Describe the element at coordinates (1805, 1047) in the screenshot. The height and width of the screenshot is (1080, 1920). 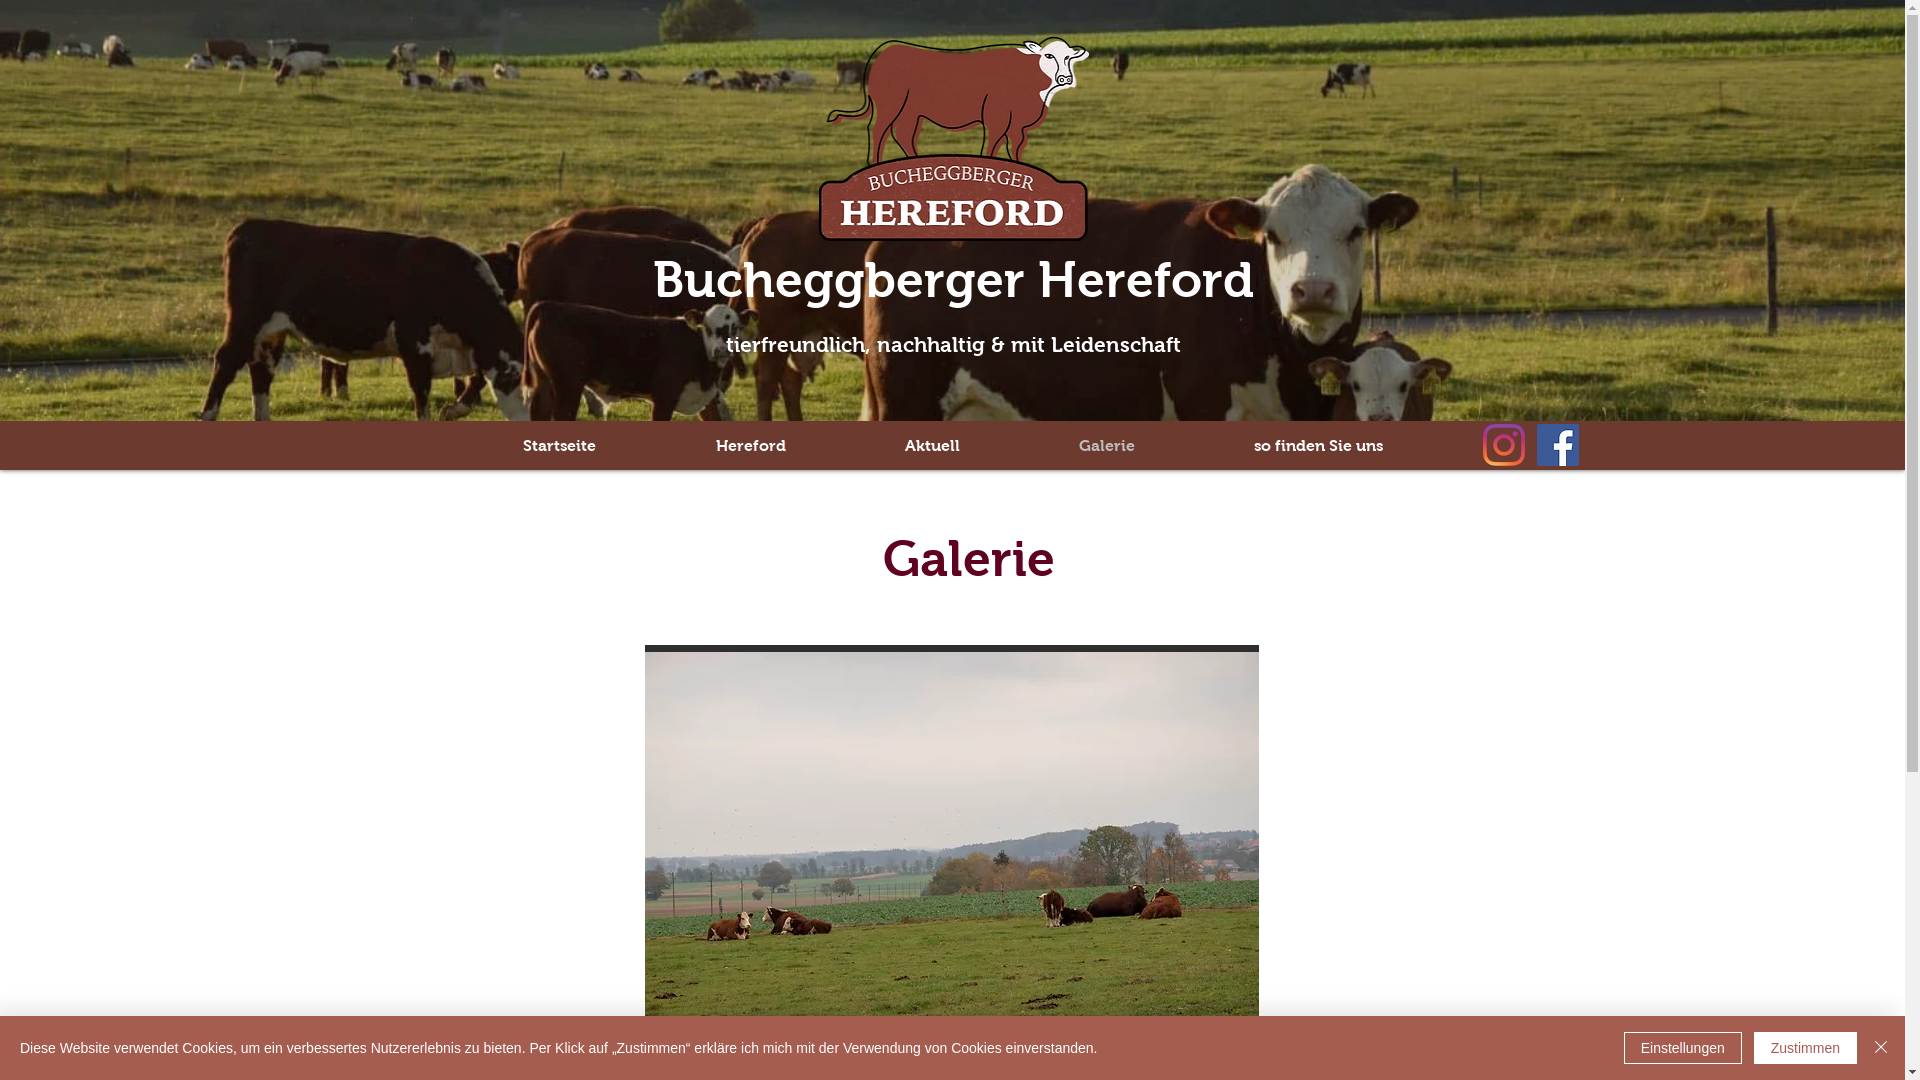
I see `'Zustimmen'` at that location.